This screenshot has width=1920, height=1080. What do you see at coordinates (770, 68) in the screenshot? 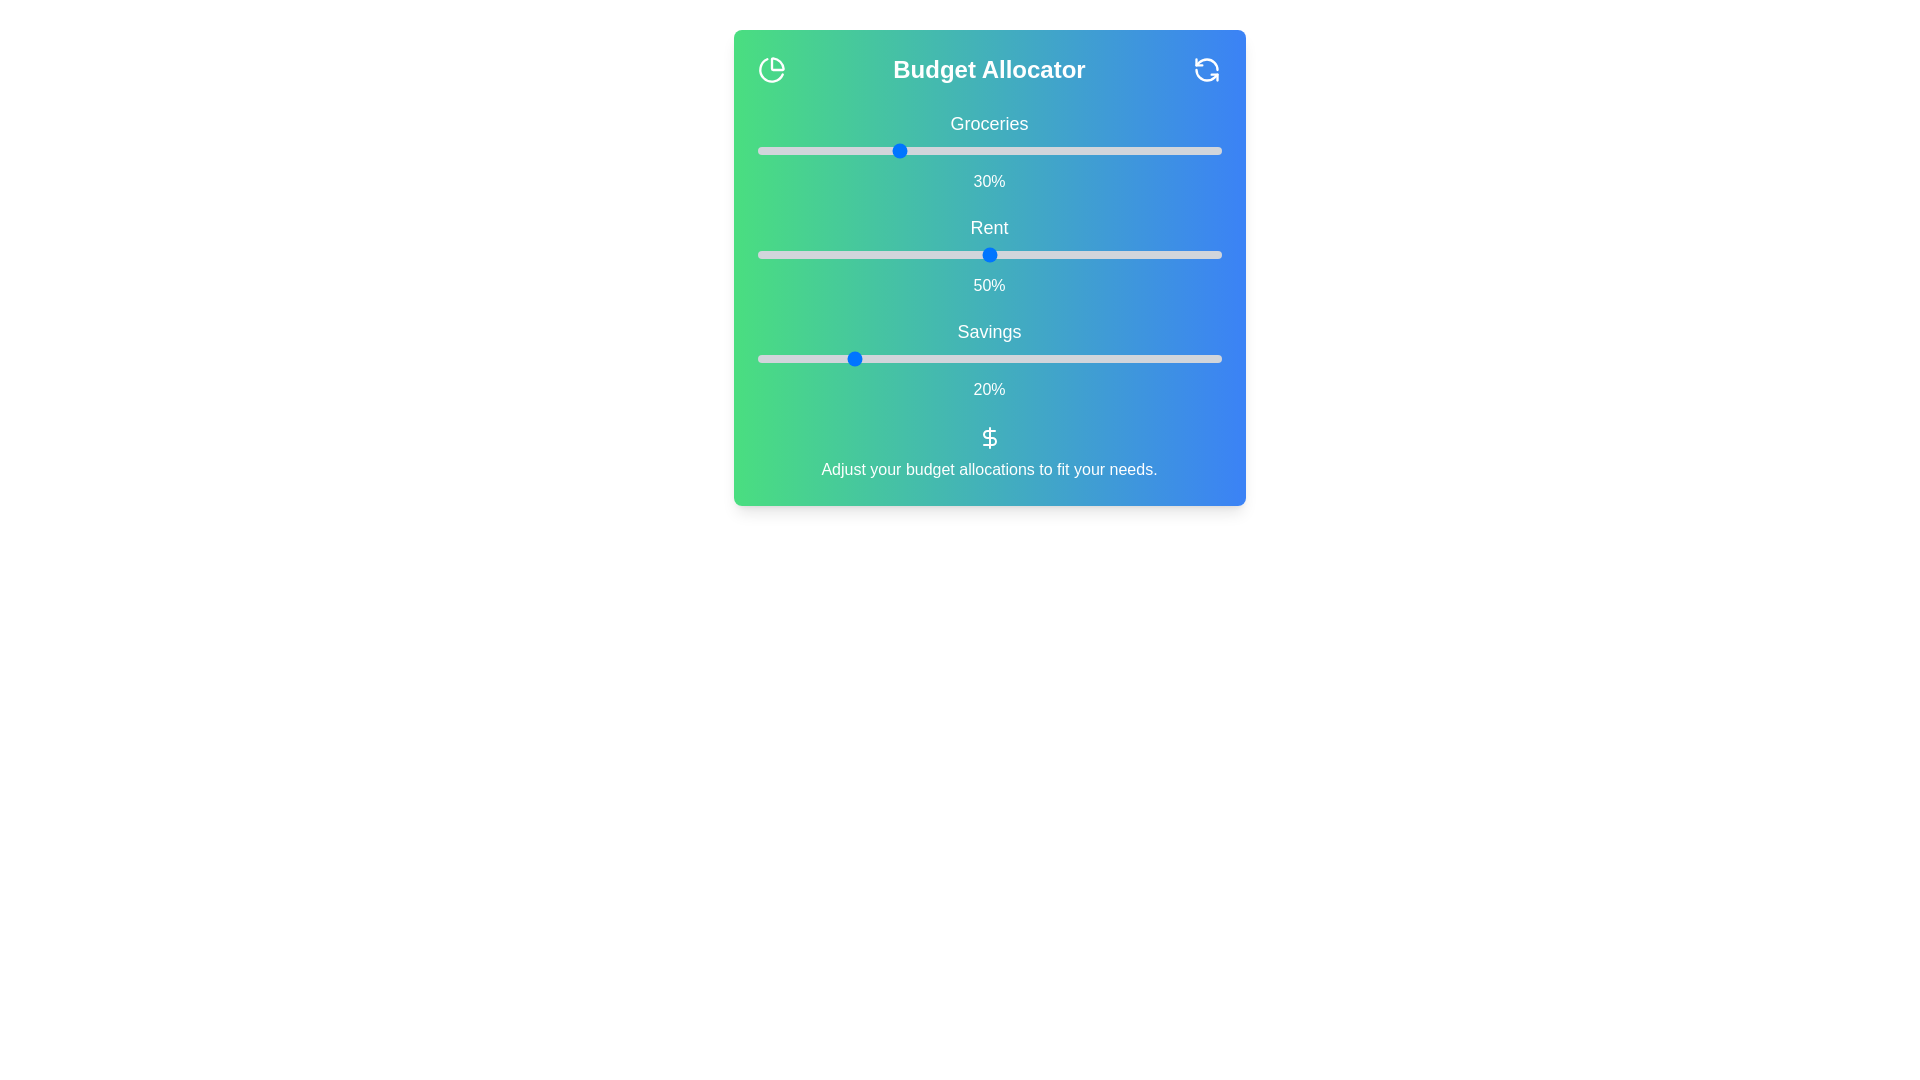
I see `the pie_chart icon to perform its associated action` at bounding box center [770, 68].